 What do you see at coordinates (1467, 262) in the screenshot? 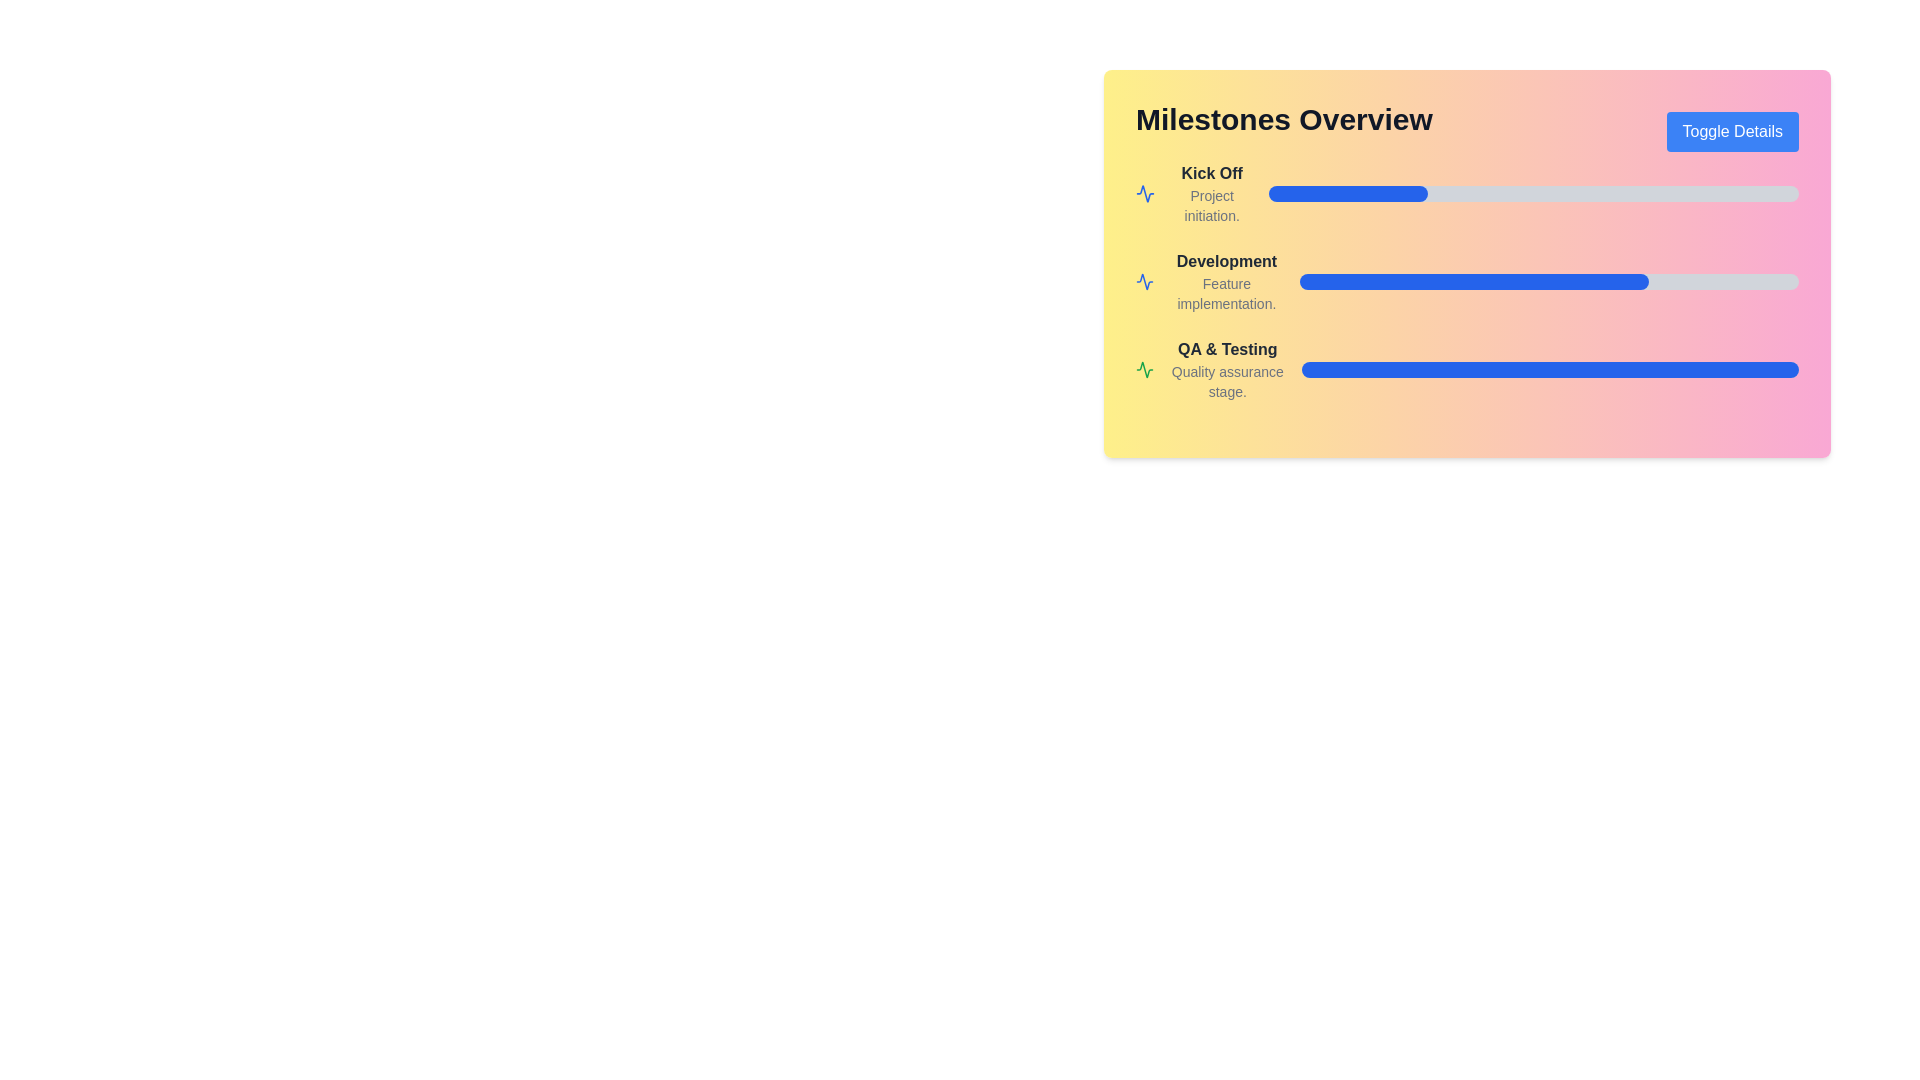
I see `the second progress bar in the milestones overview to interact with it if it is interactive` at bounding box center [1467, 262].